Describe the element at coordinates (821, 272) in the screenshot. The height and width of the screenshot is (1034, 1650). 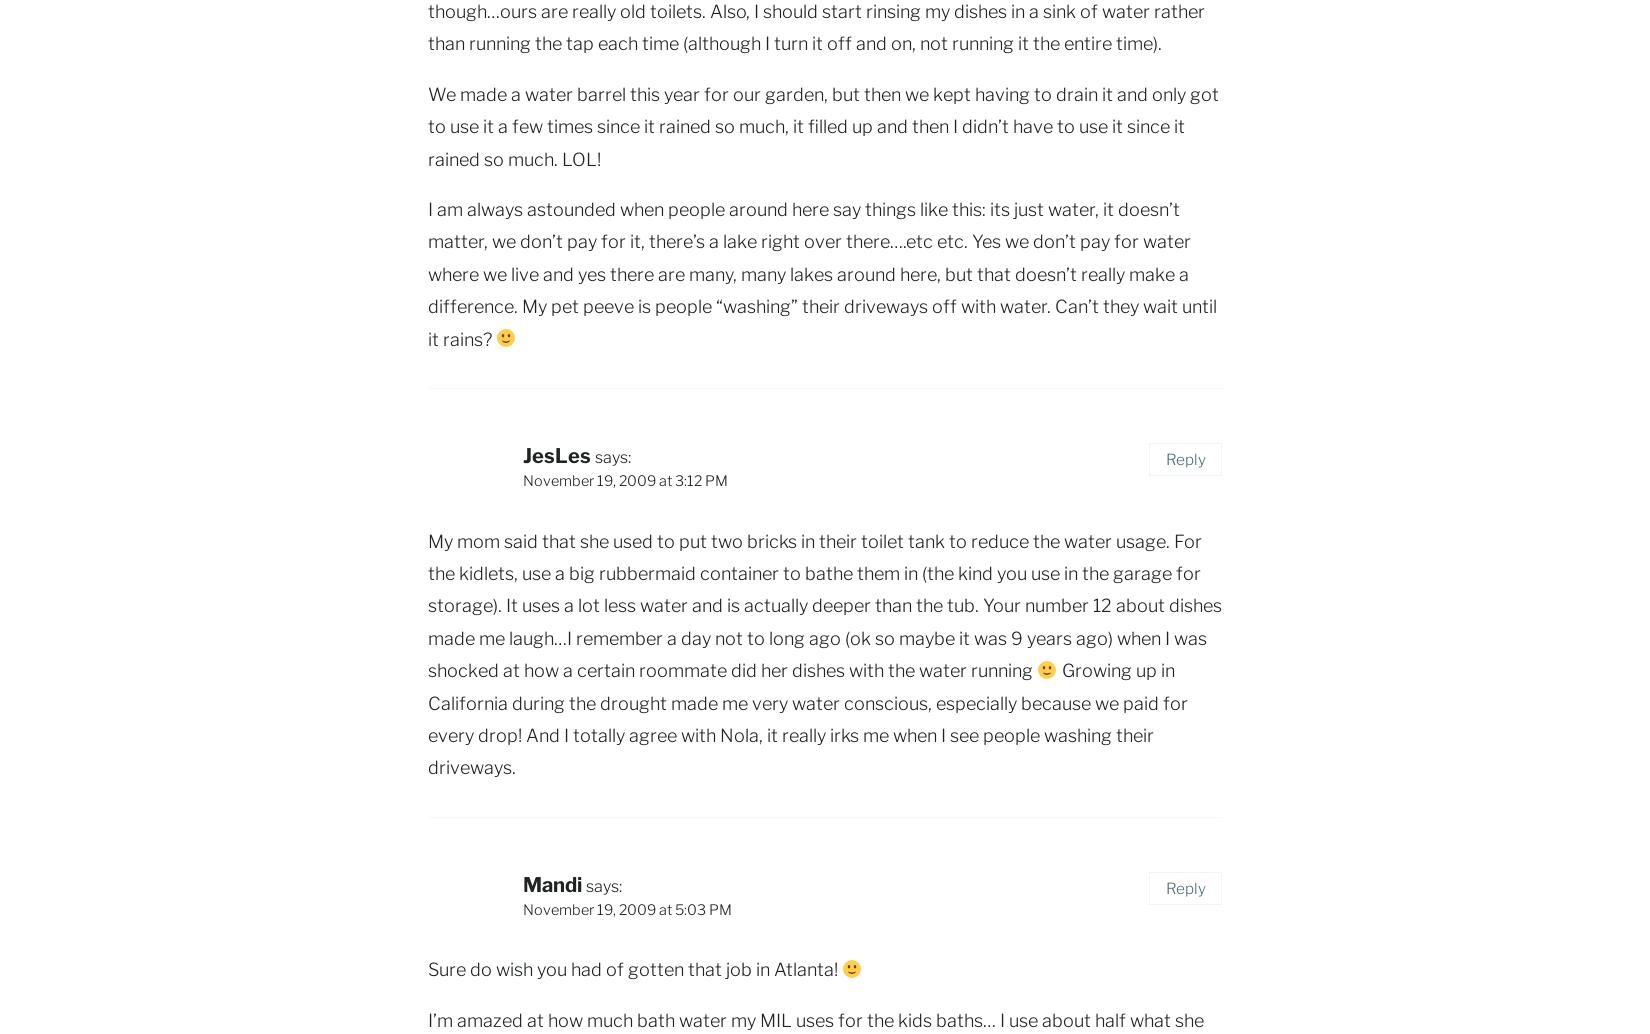
I see `'I am always astounded when people around here say things like this: its just water, it doesn’t matter, we don’t pay for it, there’s a lake right over there….etc etc. Yes we don’t pay for water where we live and yes there are many, many lakes around here, but that doesn’t really make a difference. My pet peeve is people “washing” their driveways off with water. Can’t they wait until it rains?'` at that location.